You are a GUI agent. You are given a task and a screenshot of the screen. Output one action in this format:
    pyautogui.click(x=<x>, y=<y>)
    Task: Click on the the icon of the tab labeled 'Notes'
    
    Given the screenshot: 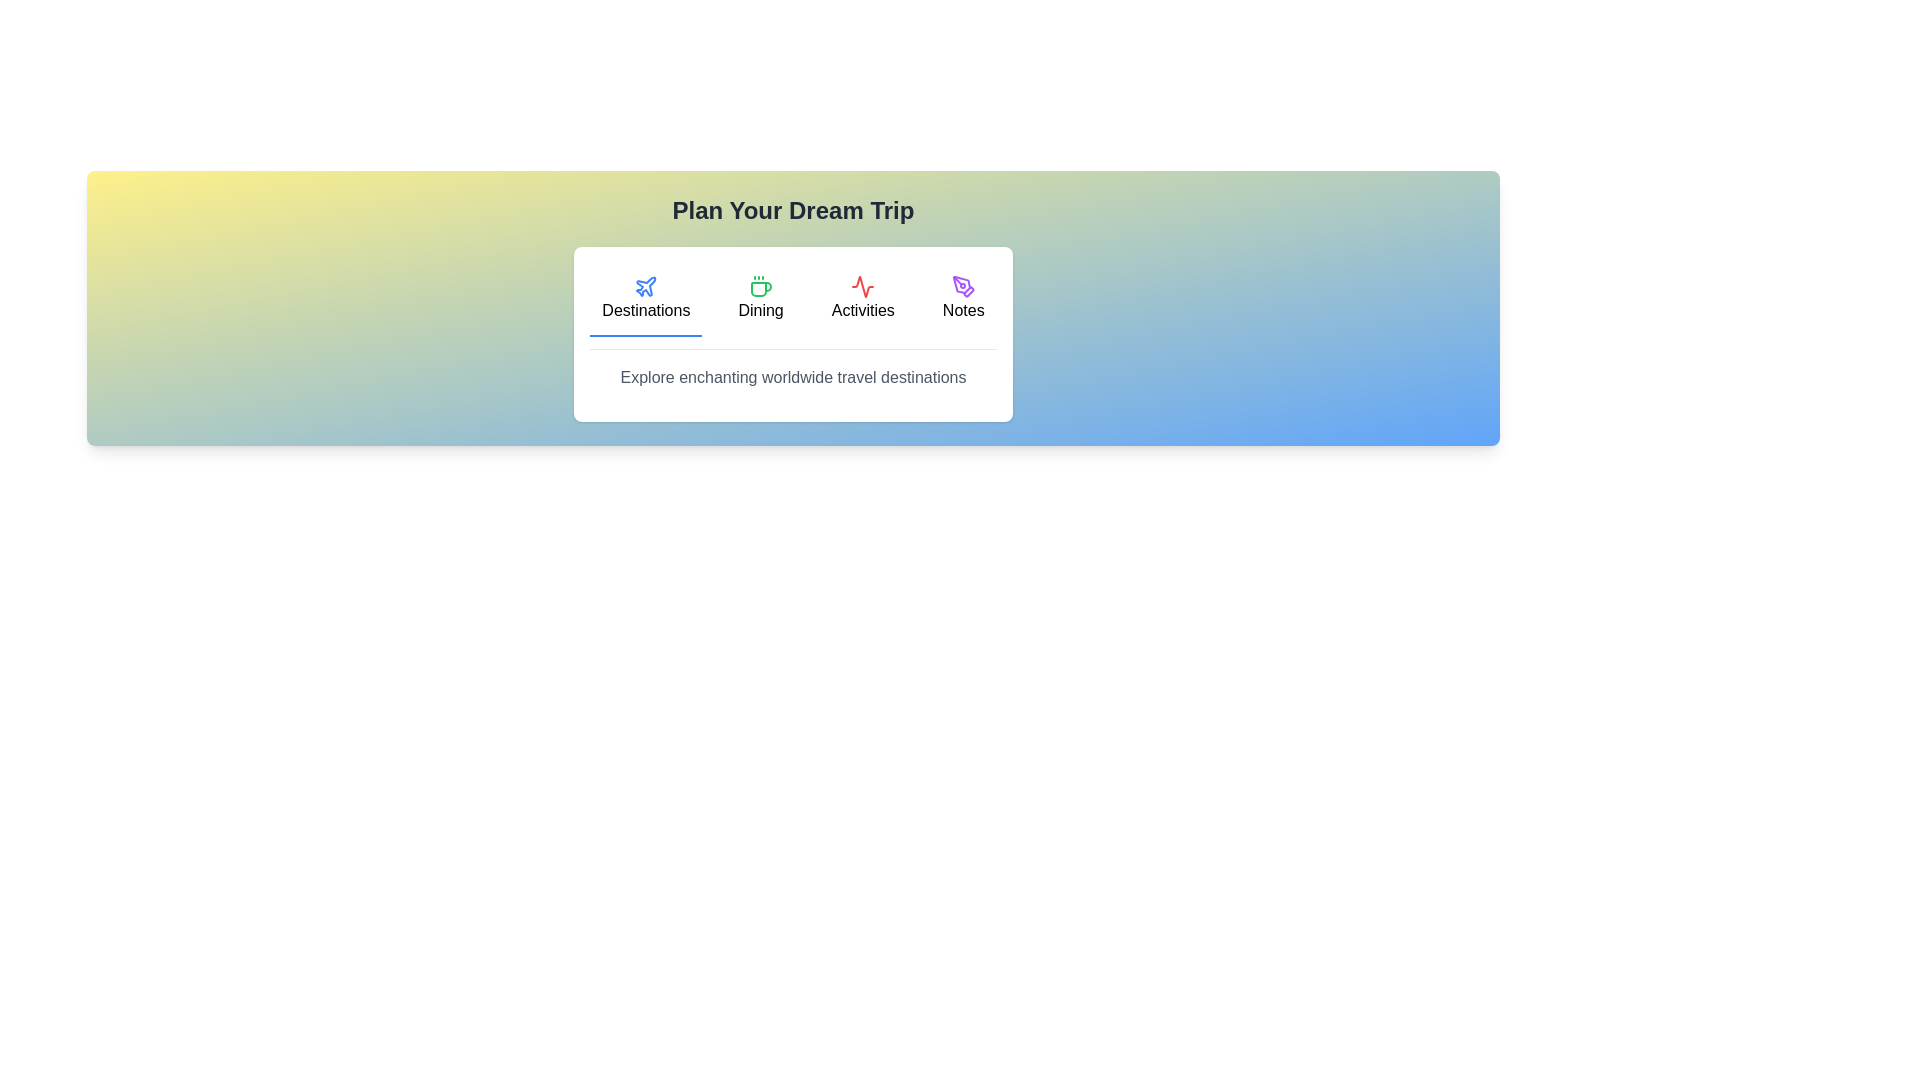 What is the action you would take?
    pyautogui.click(x=963, y=286)
    